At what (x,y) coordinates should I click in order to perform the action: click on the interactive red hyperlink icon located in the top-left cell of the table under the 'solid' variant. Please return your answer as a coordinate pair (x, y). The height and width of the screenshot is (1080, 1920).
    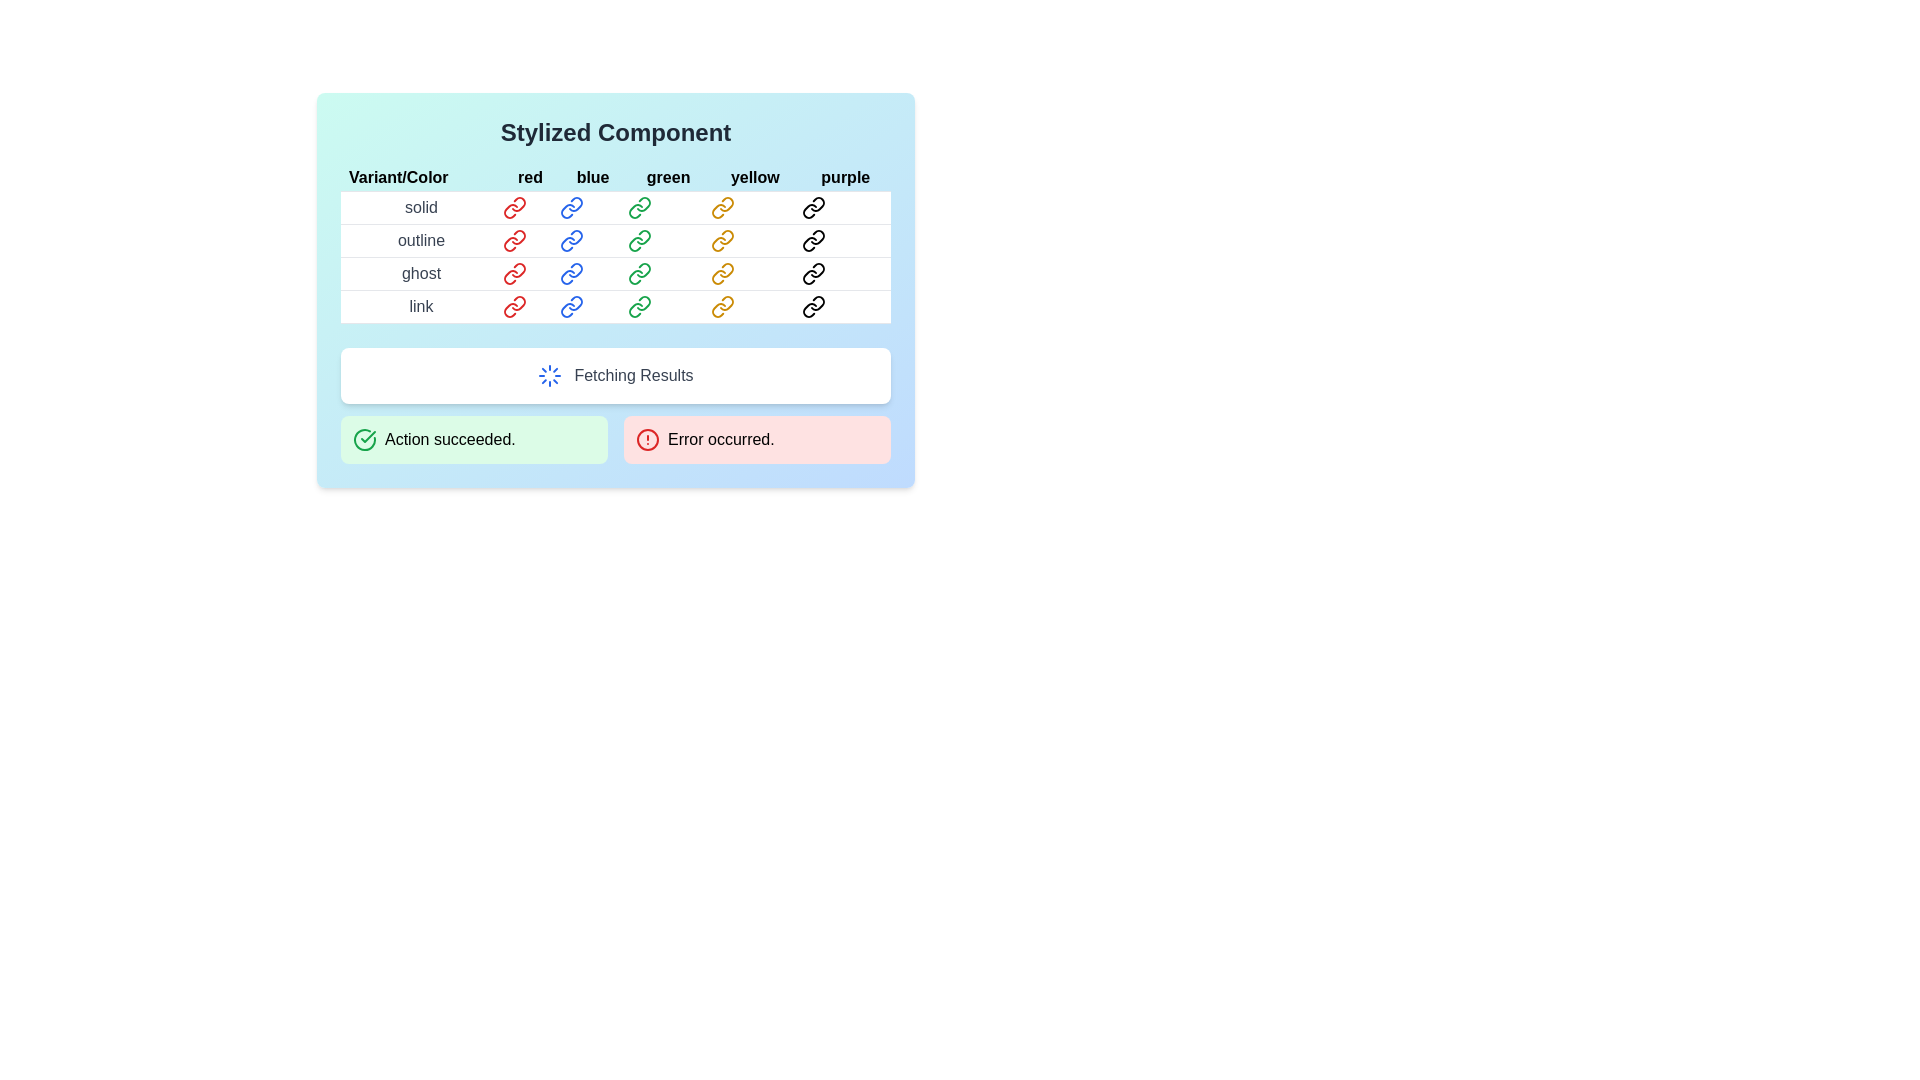
    Looking at the image, I should click on (514, 208).